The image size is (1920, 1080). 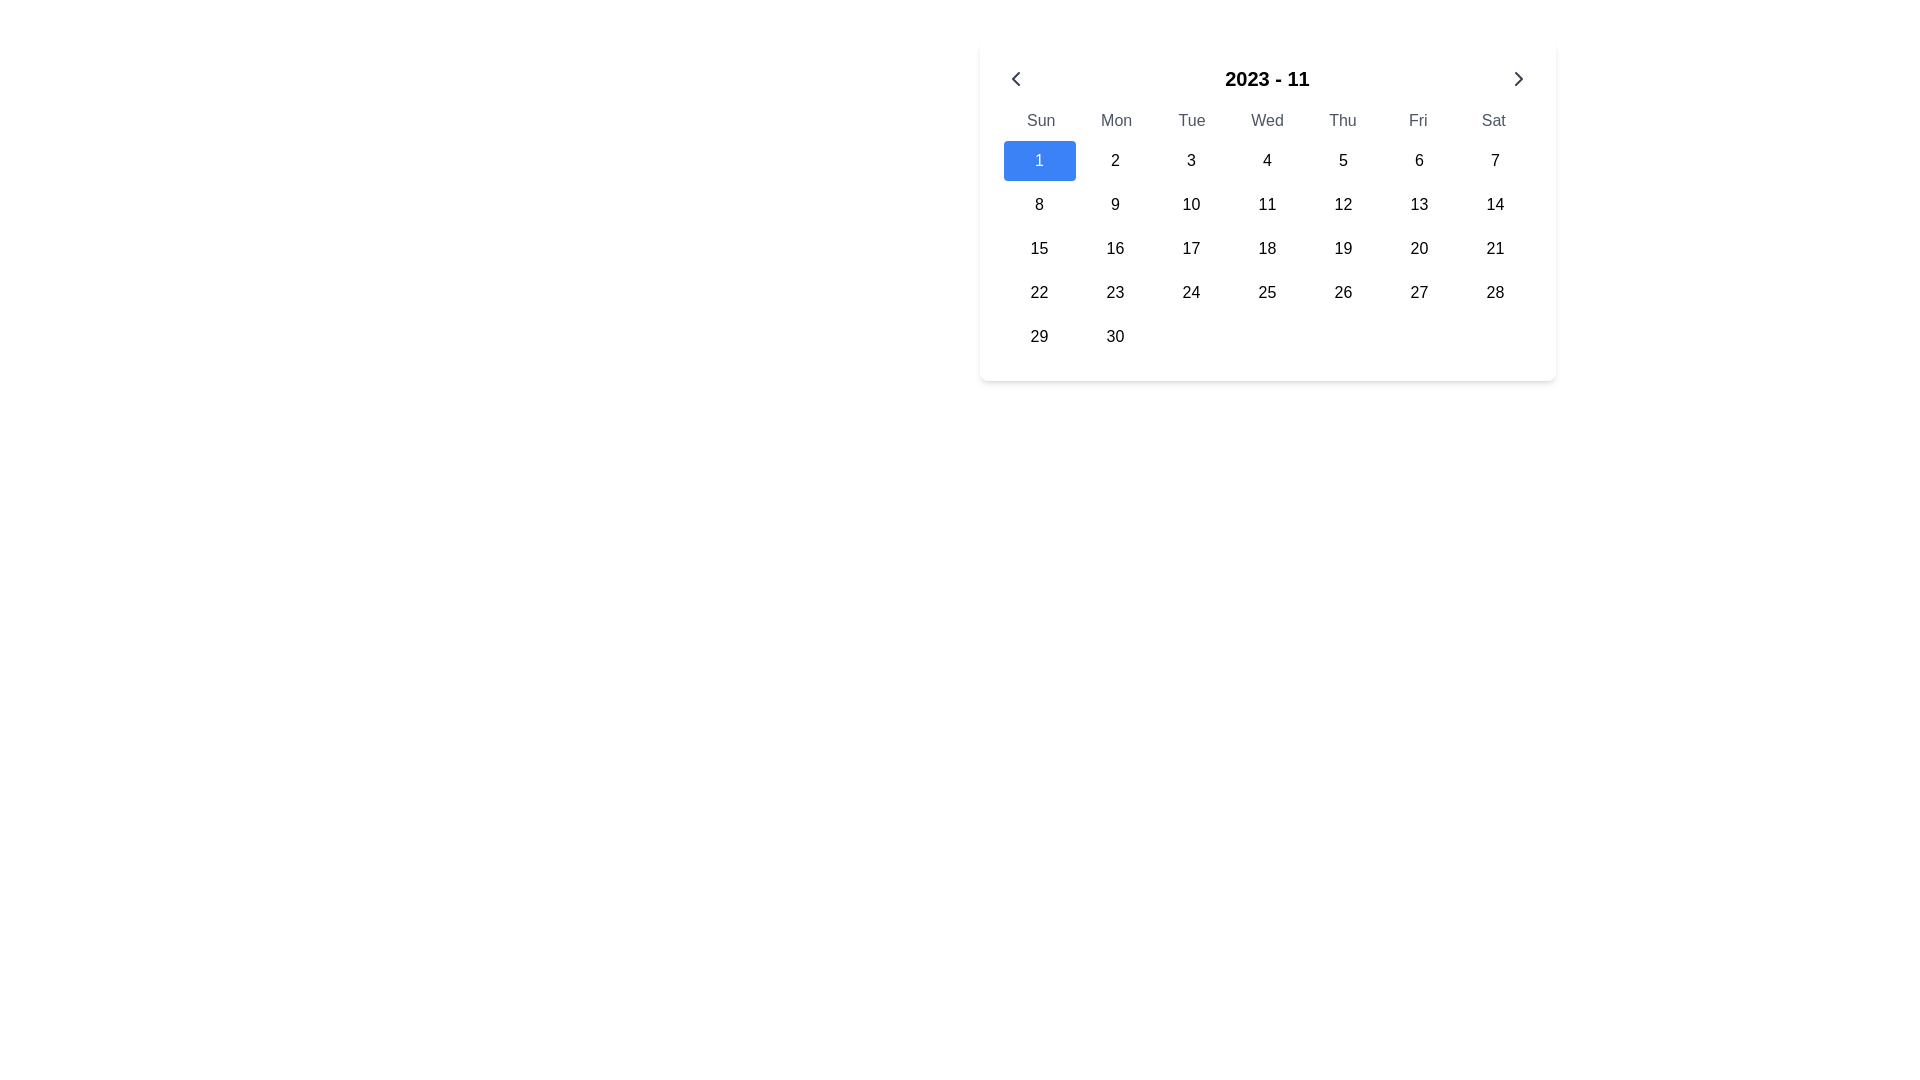 I want to click on the button representing the 20th day of the month in the calendar, so click(x=1418, y=248).